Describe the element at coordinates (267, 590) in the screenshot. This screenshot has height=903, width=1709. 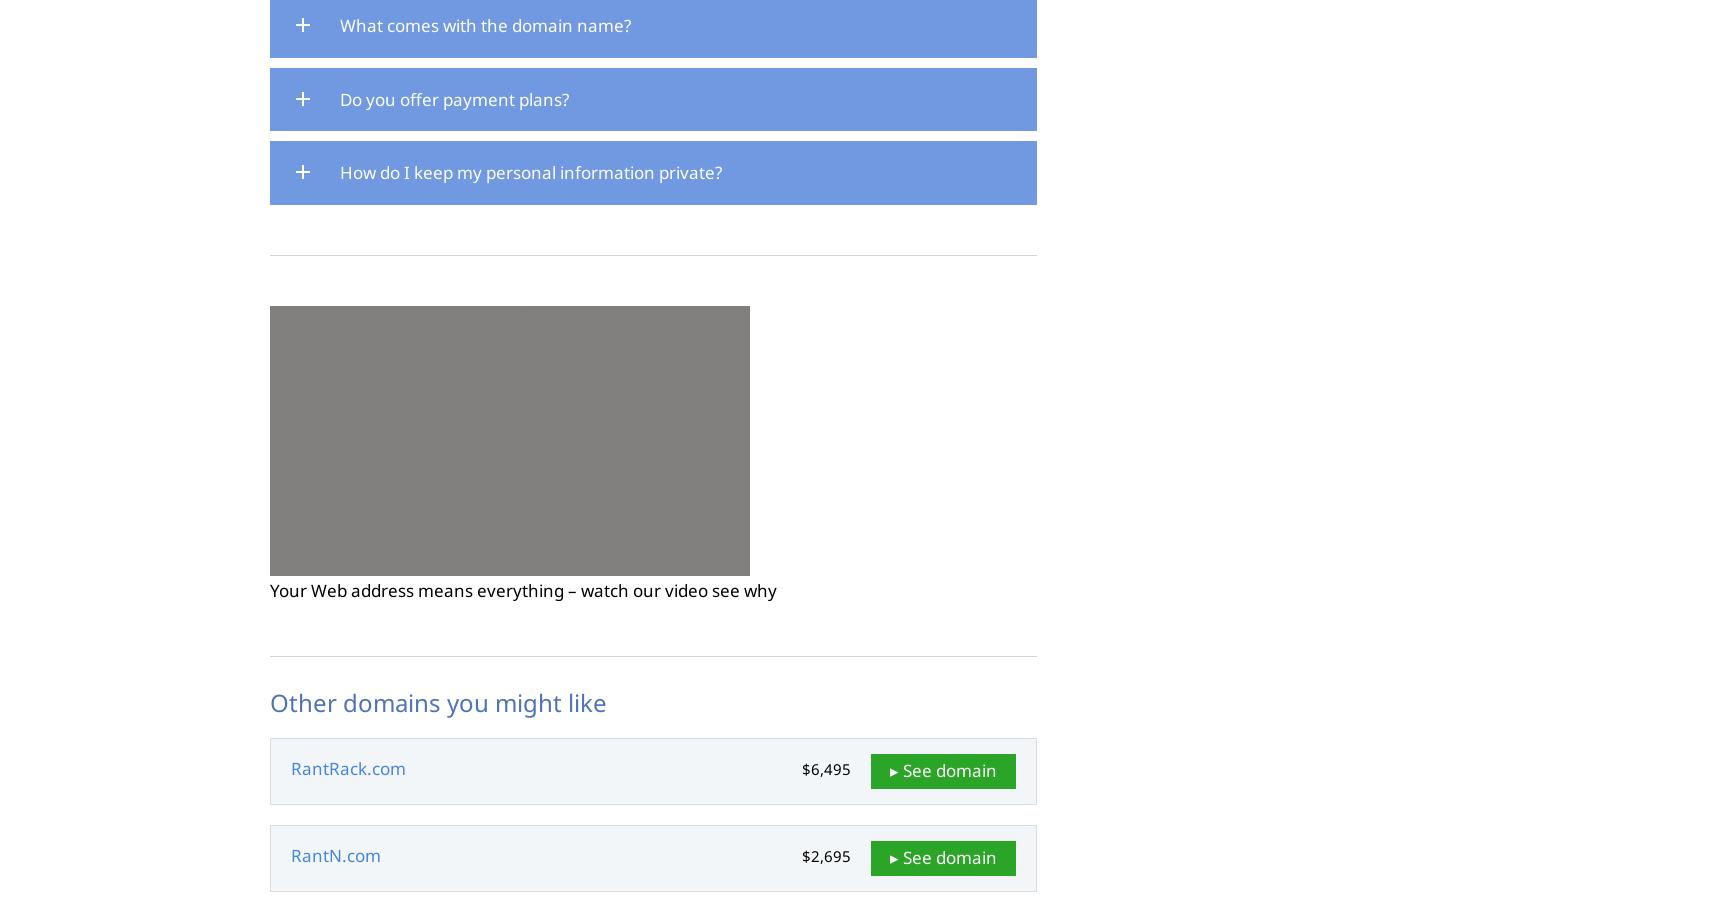
I see `'Your Web address means everything – watch our video see why'` at that location.